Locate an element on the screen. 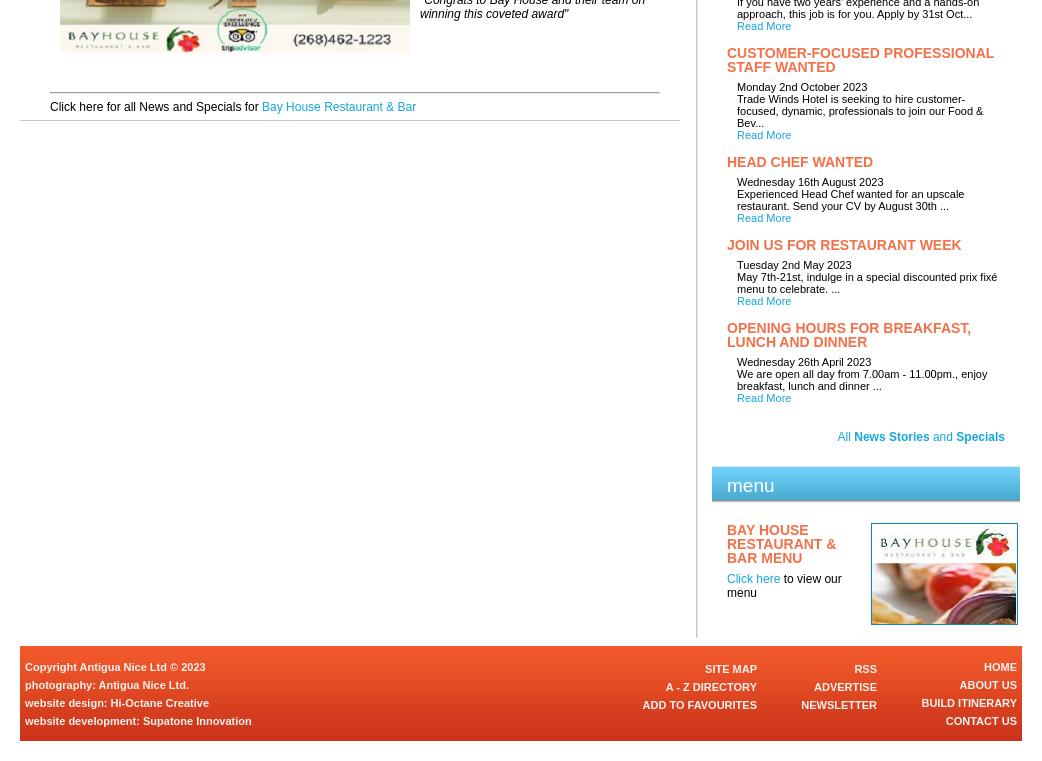 The height and width of the screenshot is (761, 1042). 'Click here' is located at coordinates (752, 578).